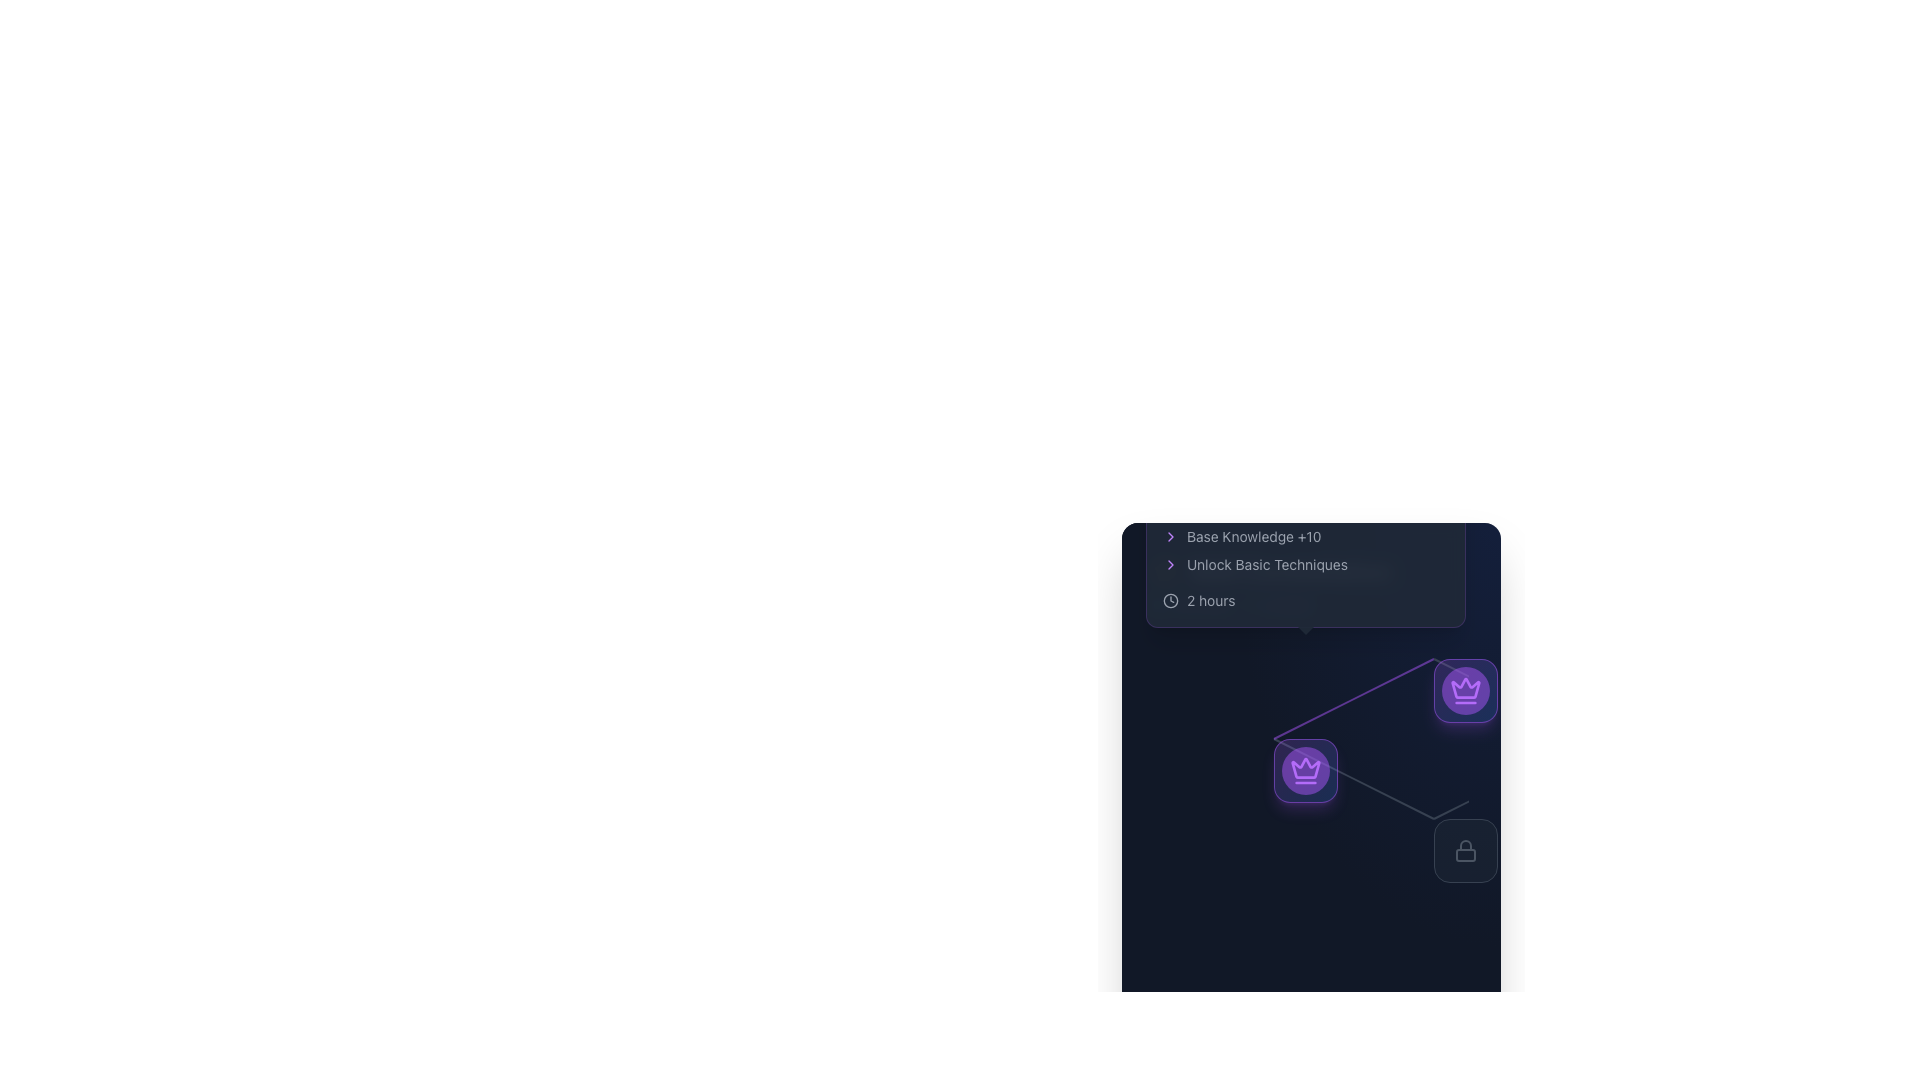  I want to click on the semi-transparent purple circular glow effect surrounding the crown icon, which is animated to pulse and draws attention, so click(1305, 770).